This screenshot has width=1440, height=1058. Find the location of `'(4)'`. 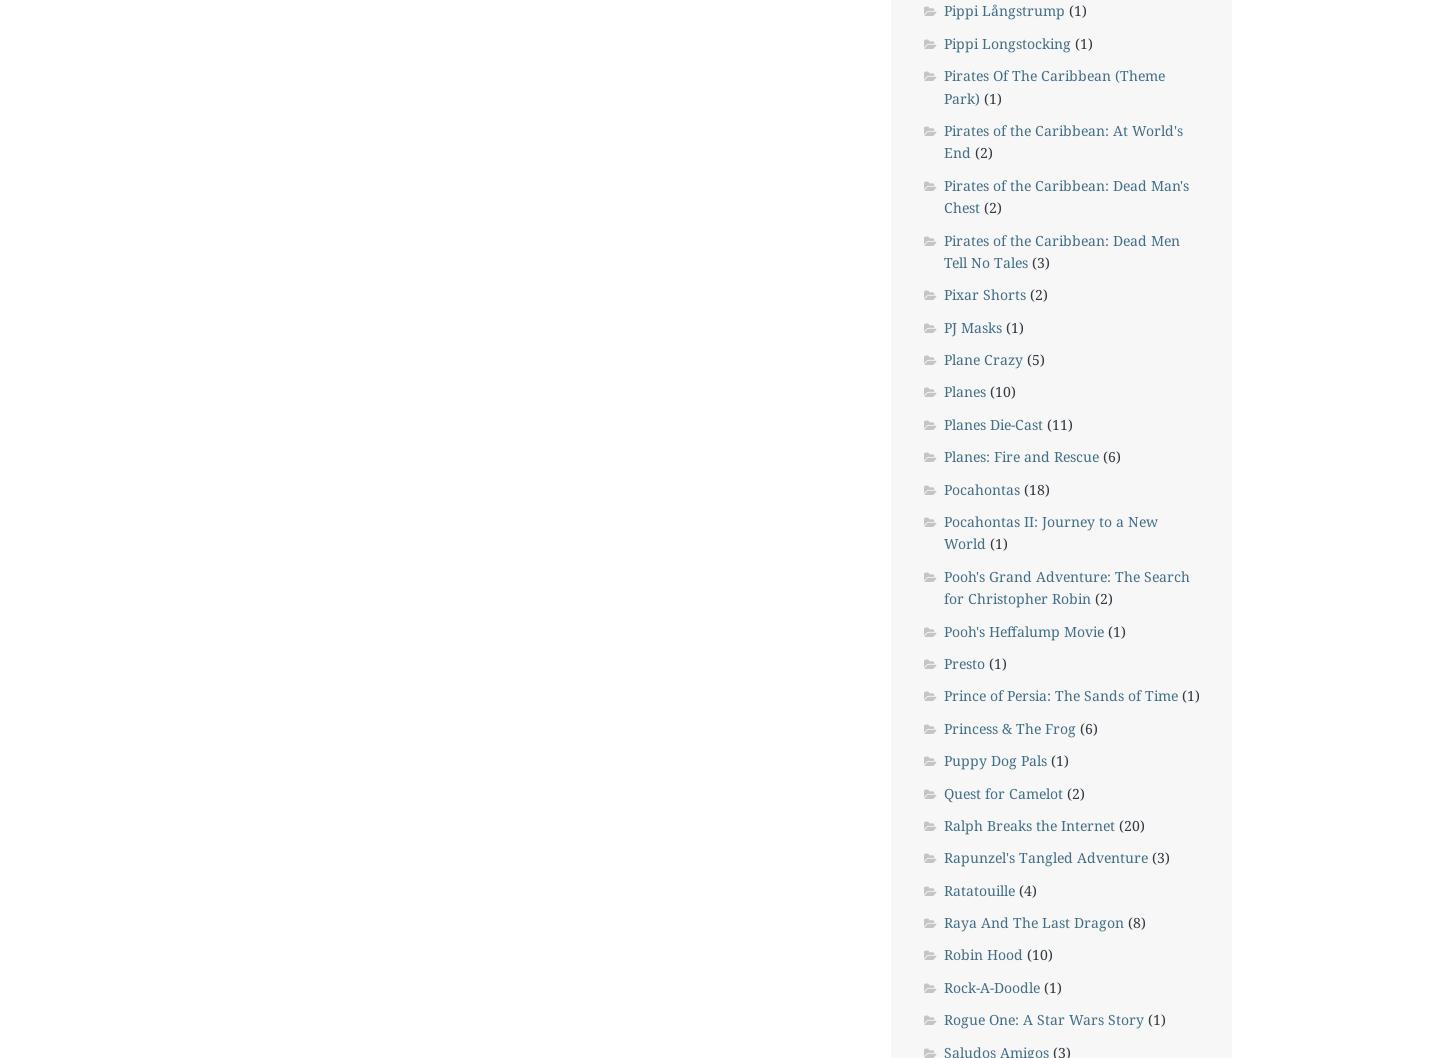

'(4)' is located at coordinates (1024, 889).